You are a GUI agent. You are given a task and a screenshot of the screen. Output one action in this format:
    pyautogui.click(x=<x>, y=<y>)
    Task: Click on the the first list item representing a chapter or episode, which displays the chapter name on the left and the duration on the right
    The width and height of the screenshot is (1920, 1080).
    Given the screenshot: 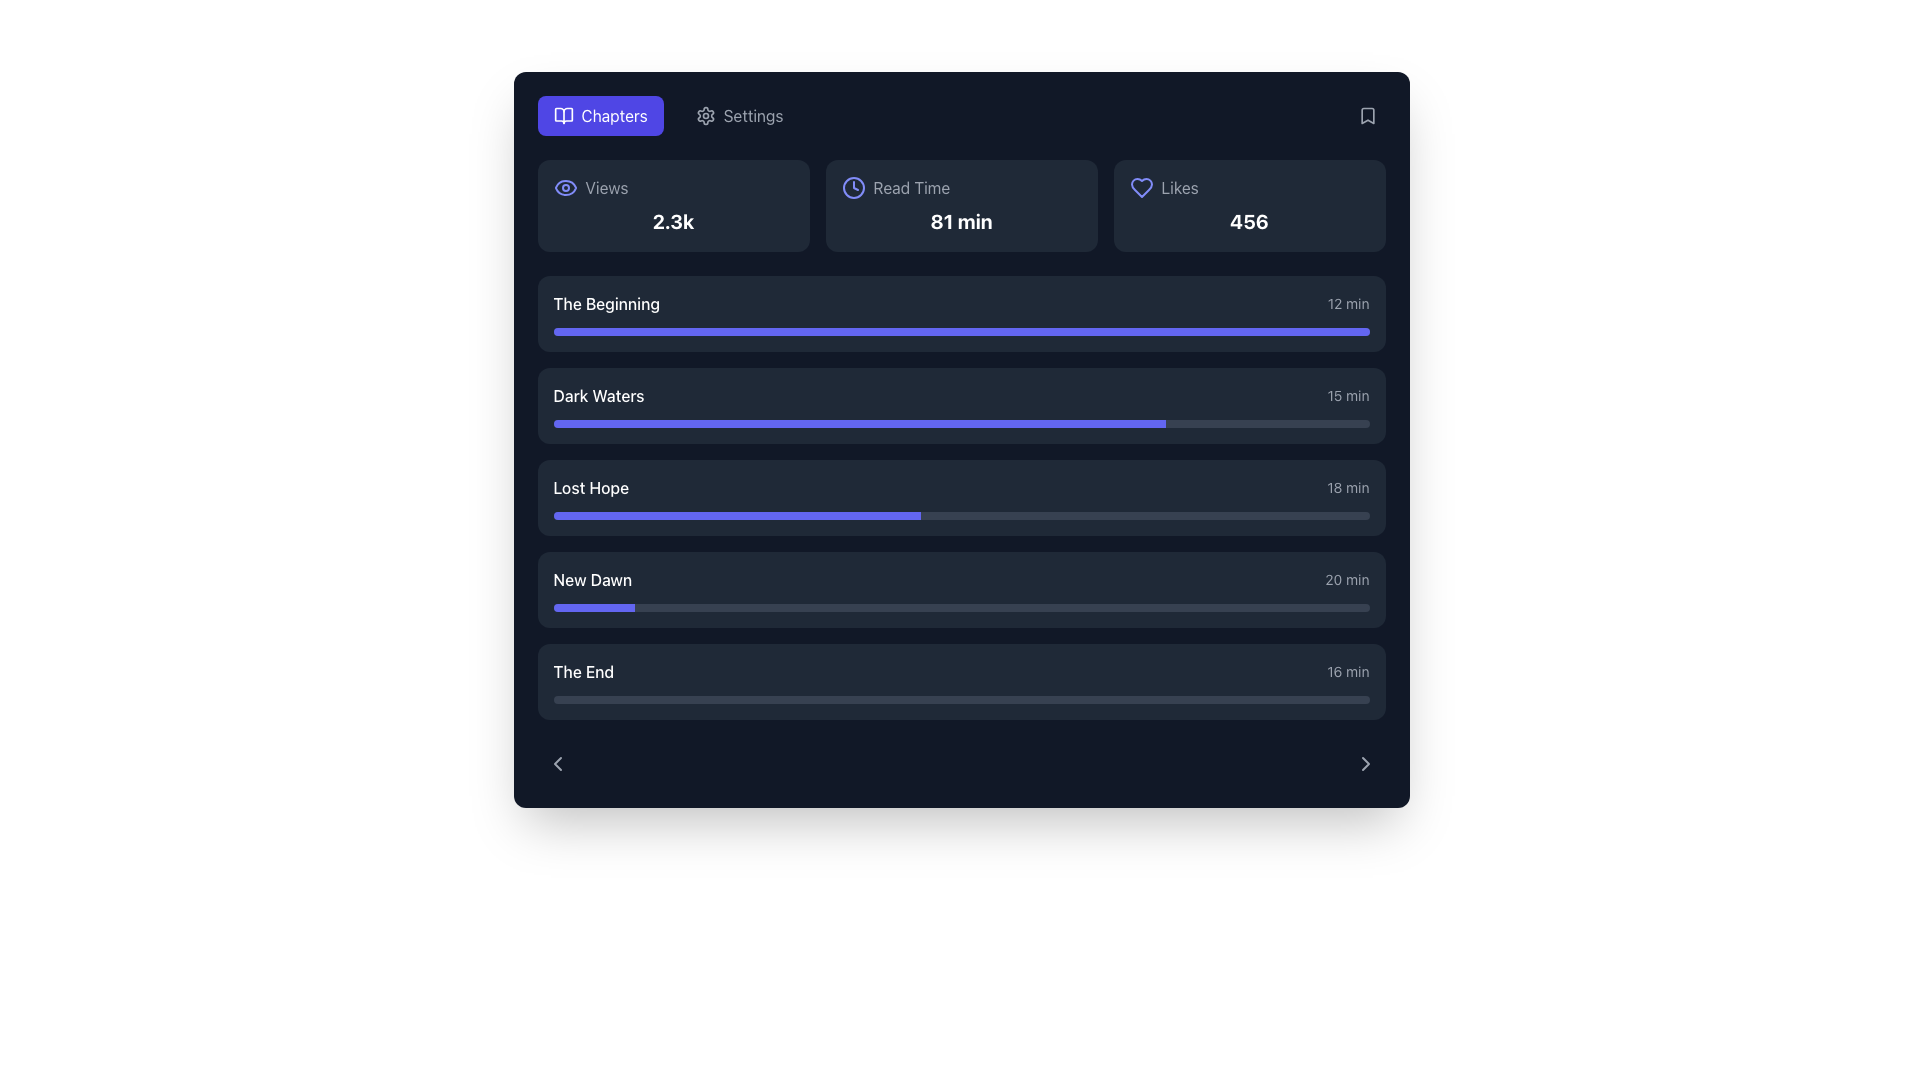 What is the action you would take?
    pyautogui.click(x=961, y=304)
    